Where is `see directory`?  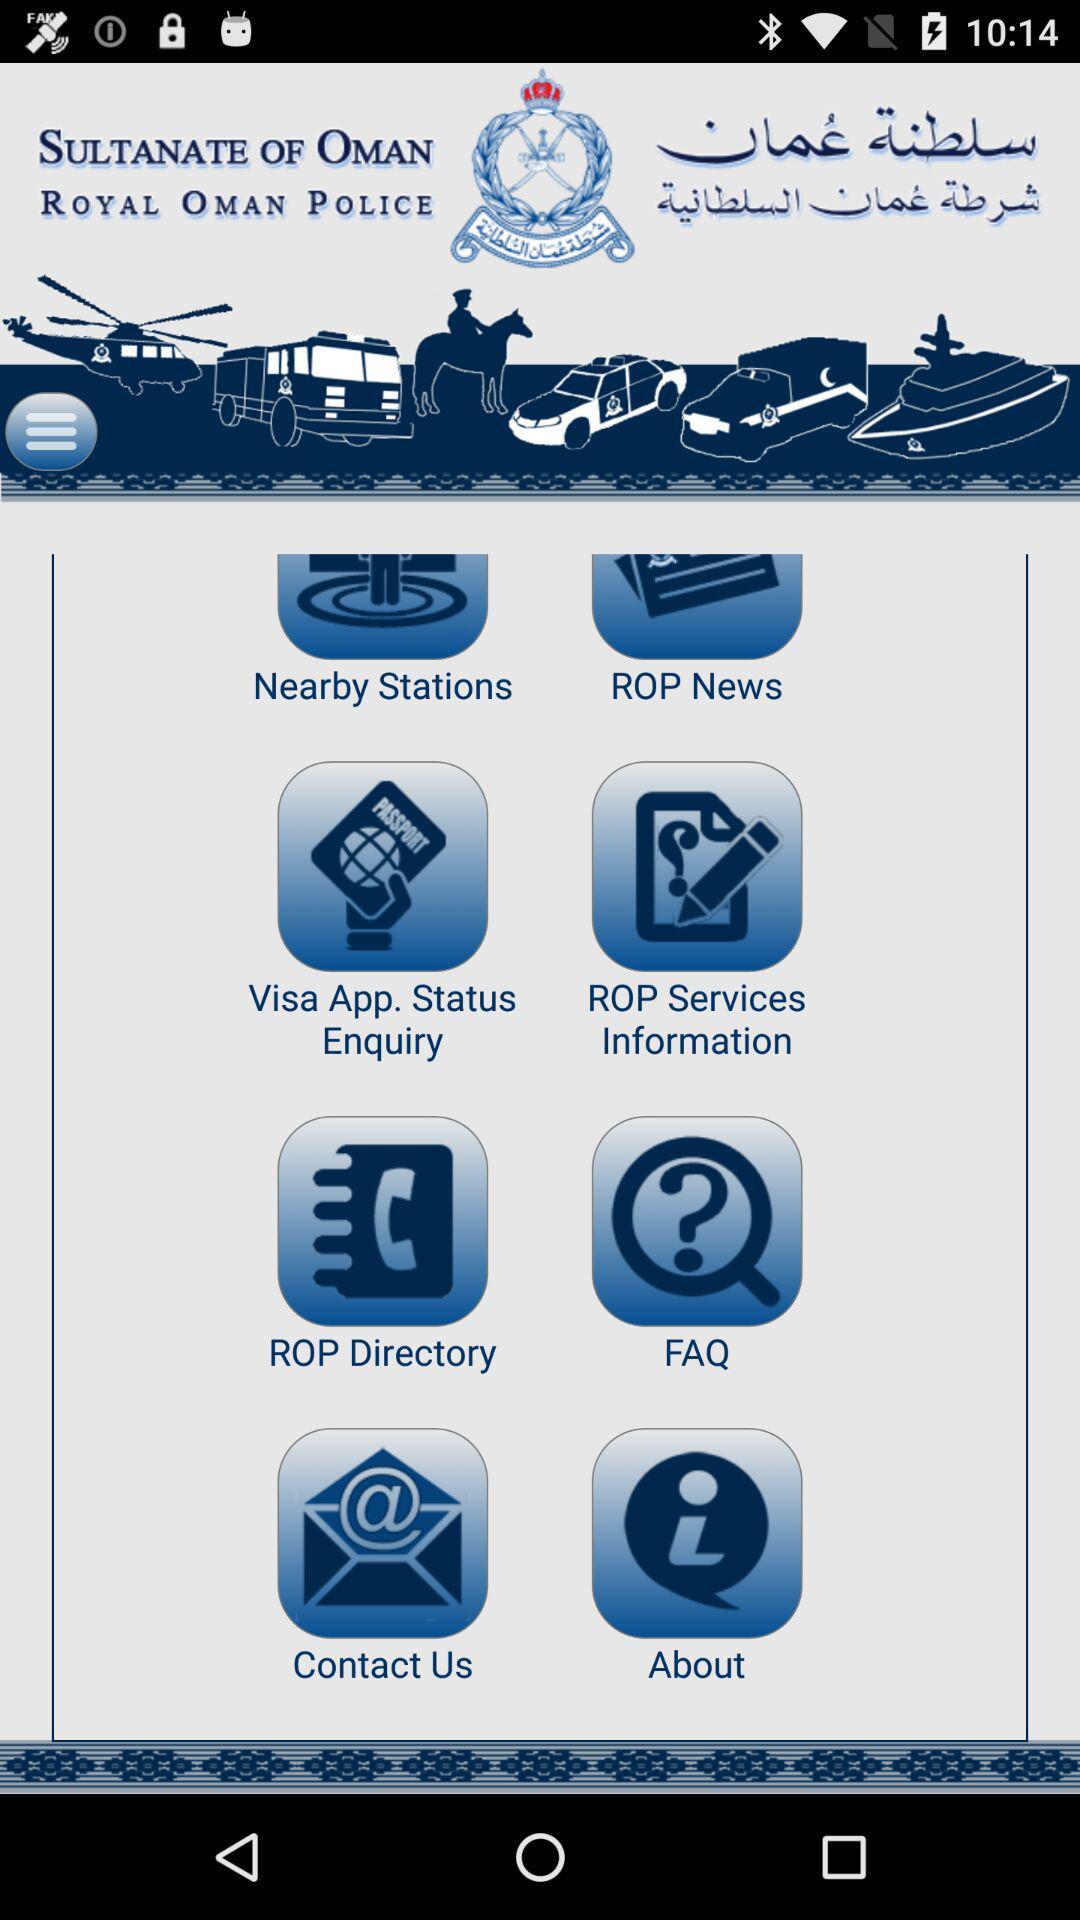 see directory is located at coordinates (382, 1220).